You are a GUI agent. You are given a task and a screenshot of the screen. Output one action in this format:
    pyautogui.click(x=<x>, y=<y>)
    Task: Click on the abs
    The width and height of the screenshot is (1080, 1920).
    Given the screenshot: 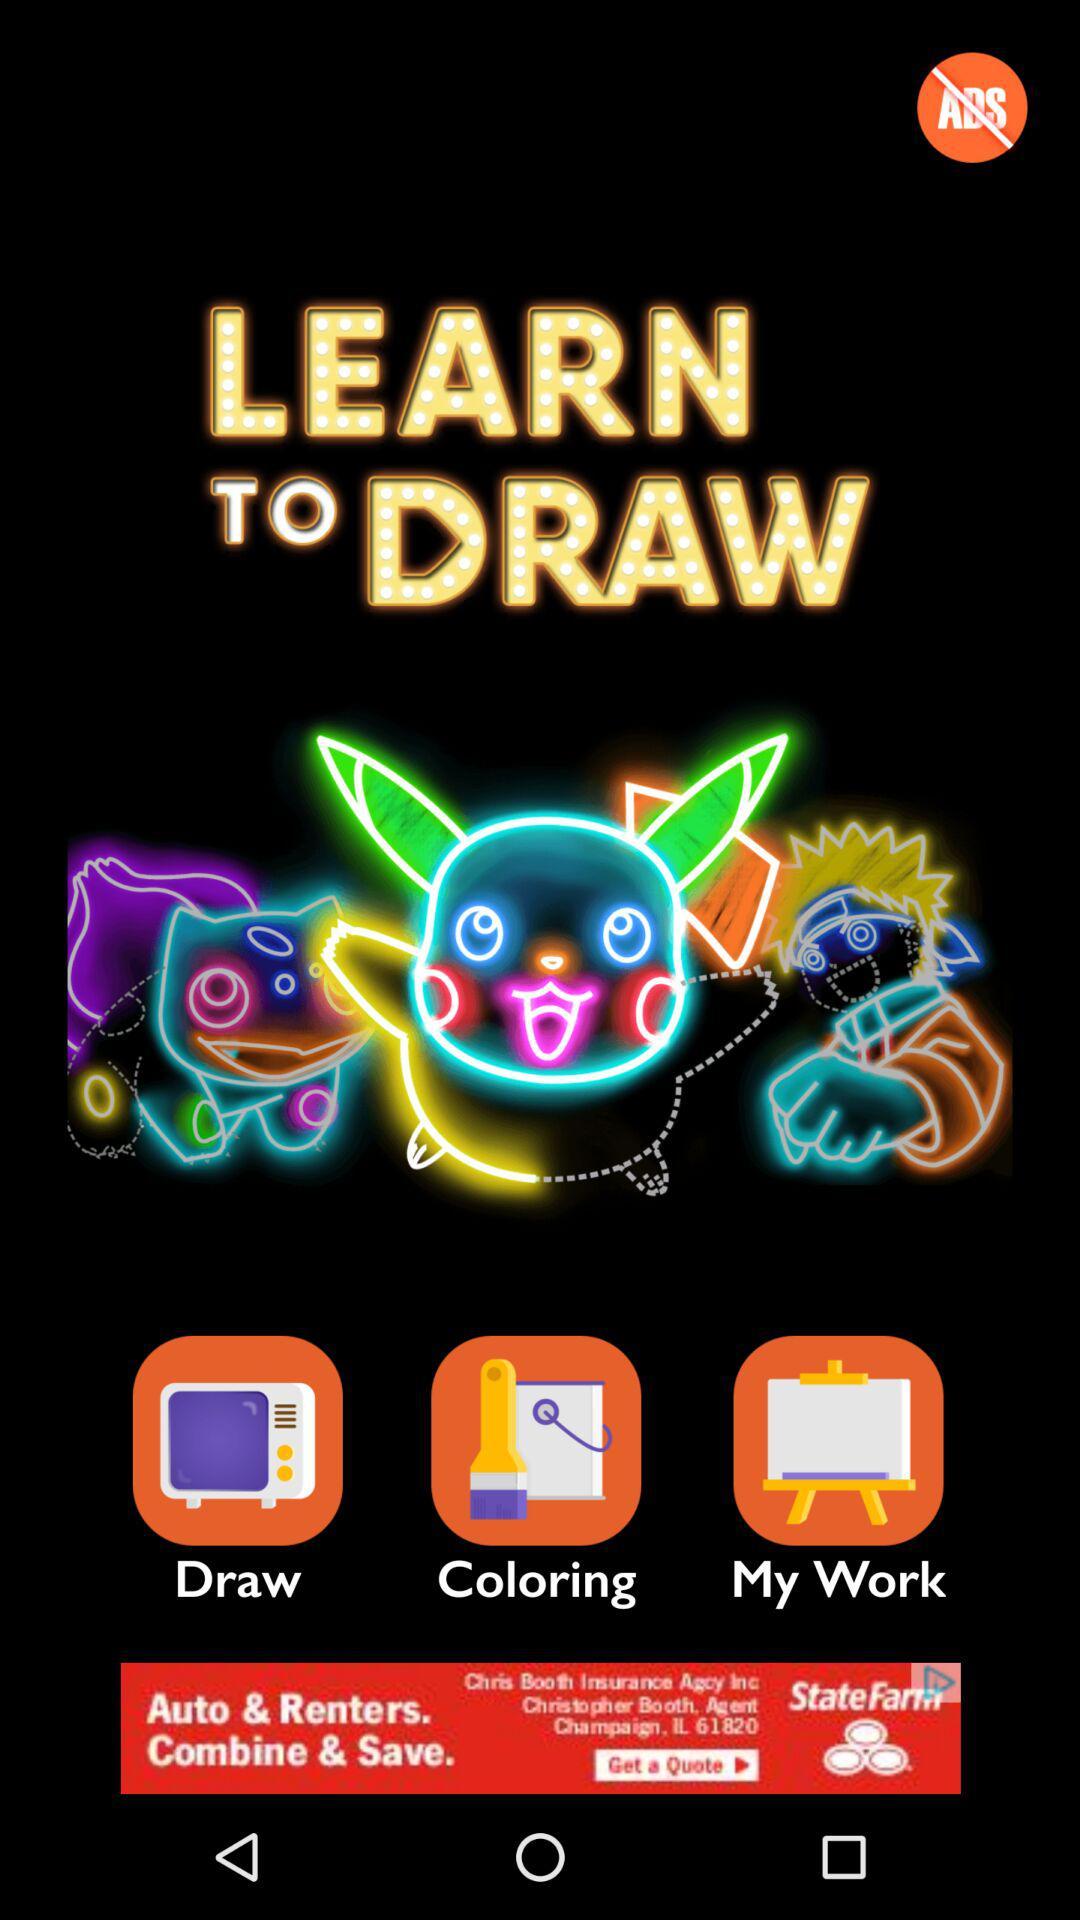 What is the action you would take?
    pyautogui.click(x=971, y=106)
    